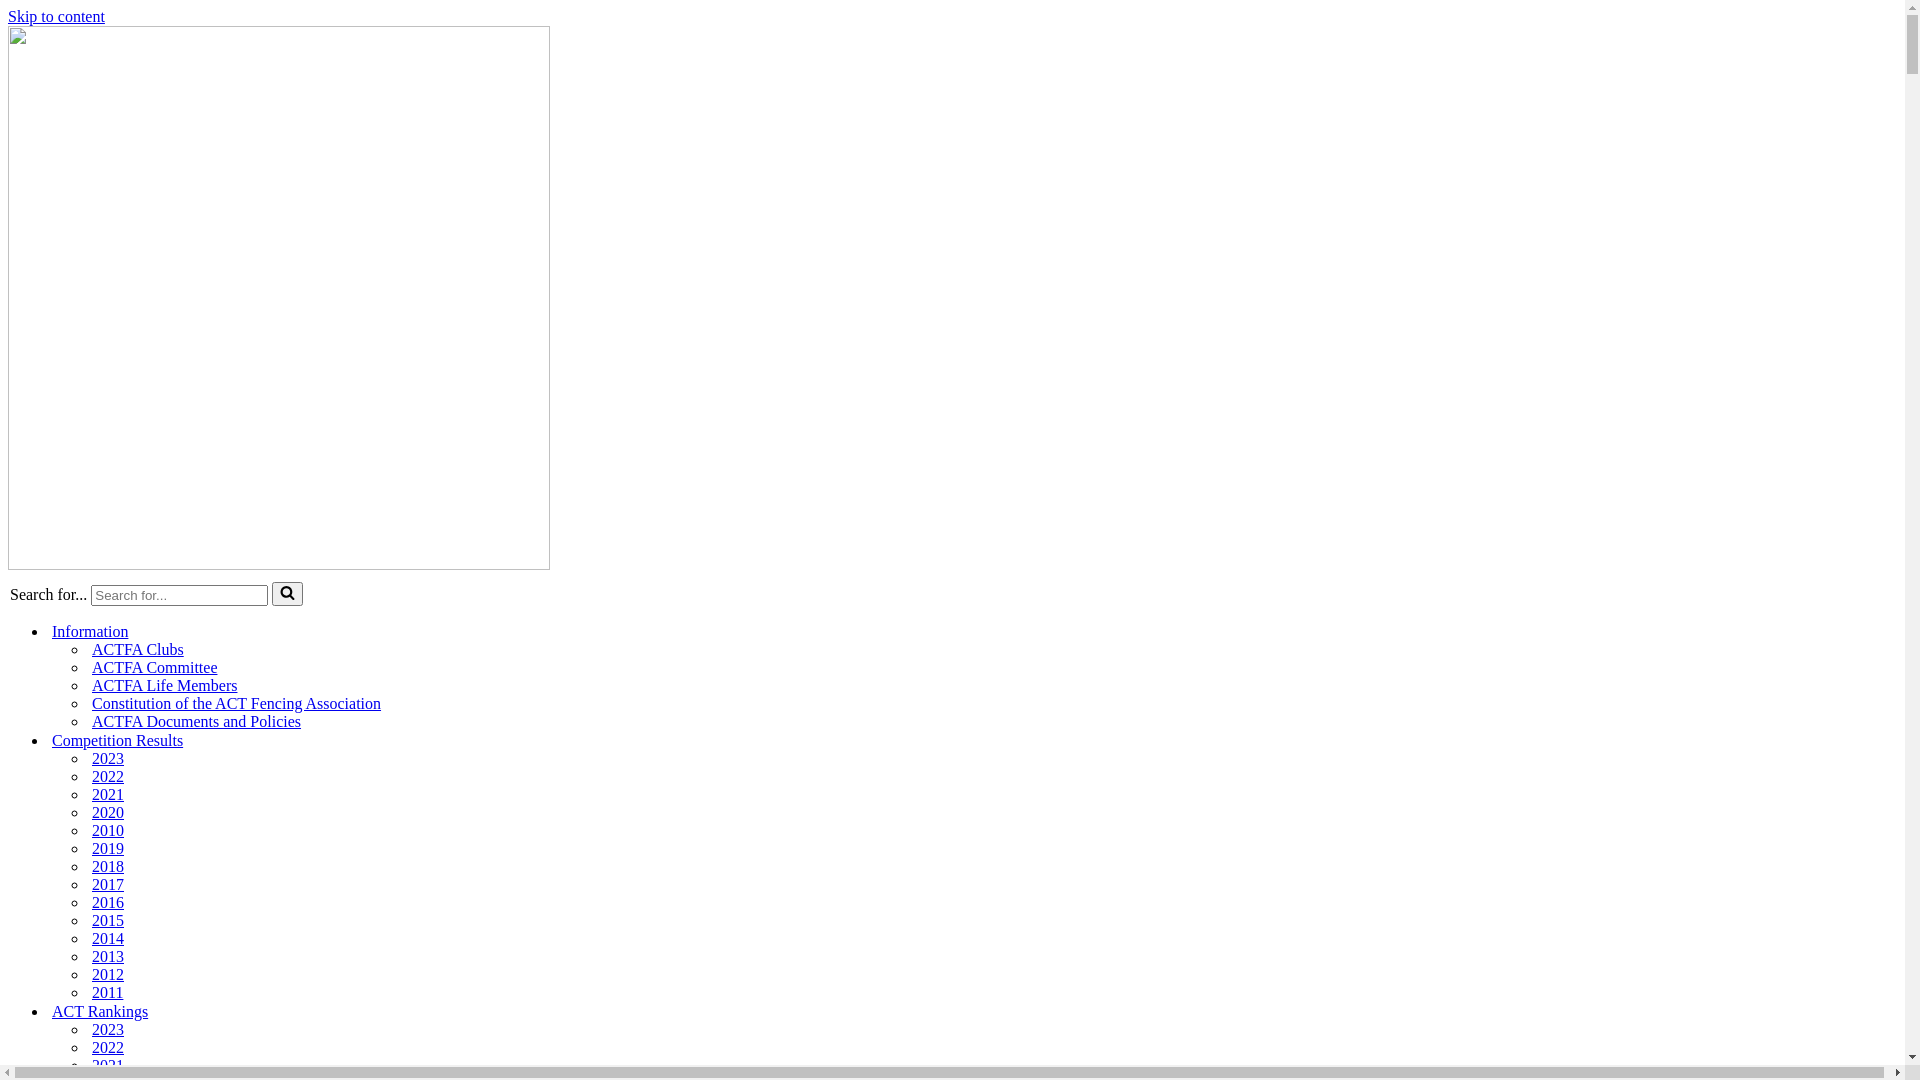 This screenshot has width=1920, height=1080. What do you see at coordinates (107, 848) in the screenshot?
I see `'2019'` at bounding box center [107, 848].